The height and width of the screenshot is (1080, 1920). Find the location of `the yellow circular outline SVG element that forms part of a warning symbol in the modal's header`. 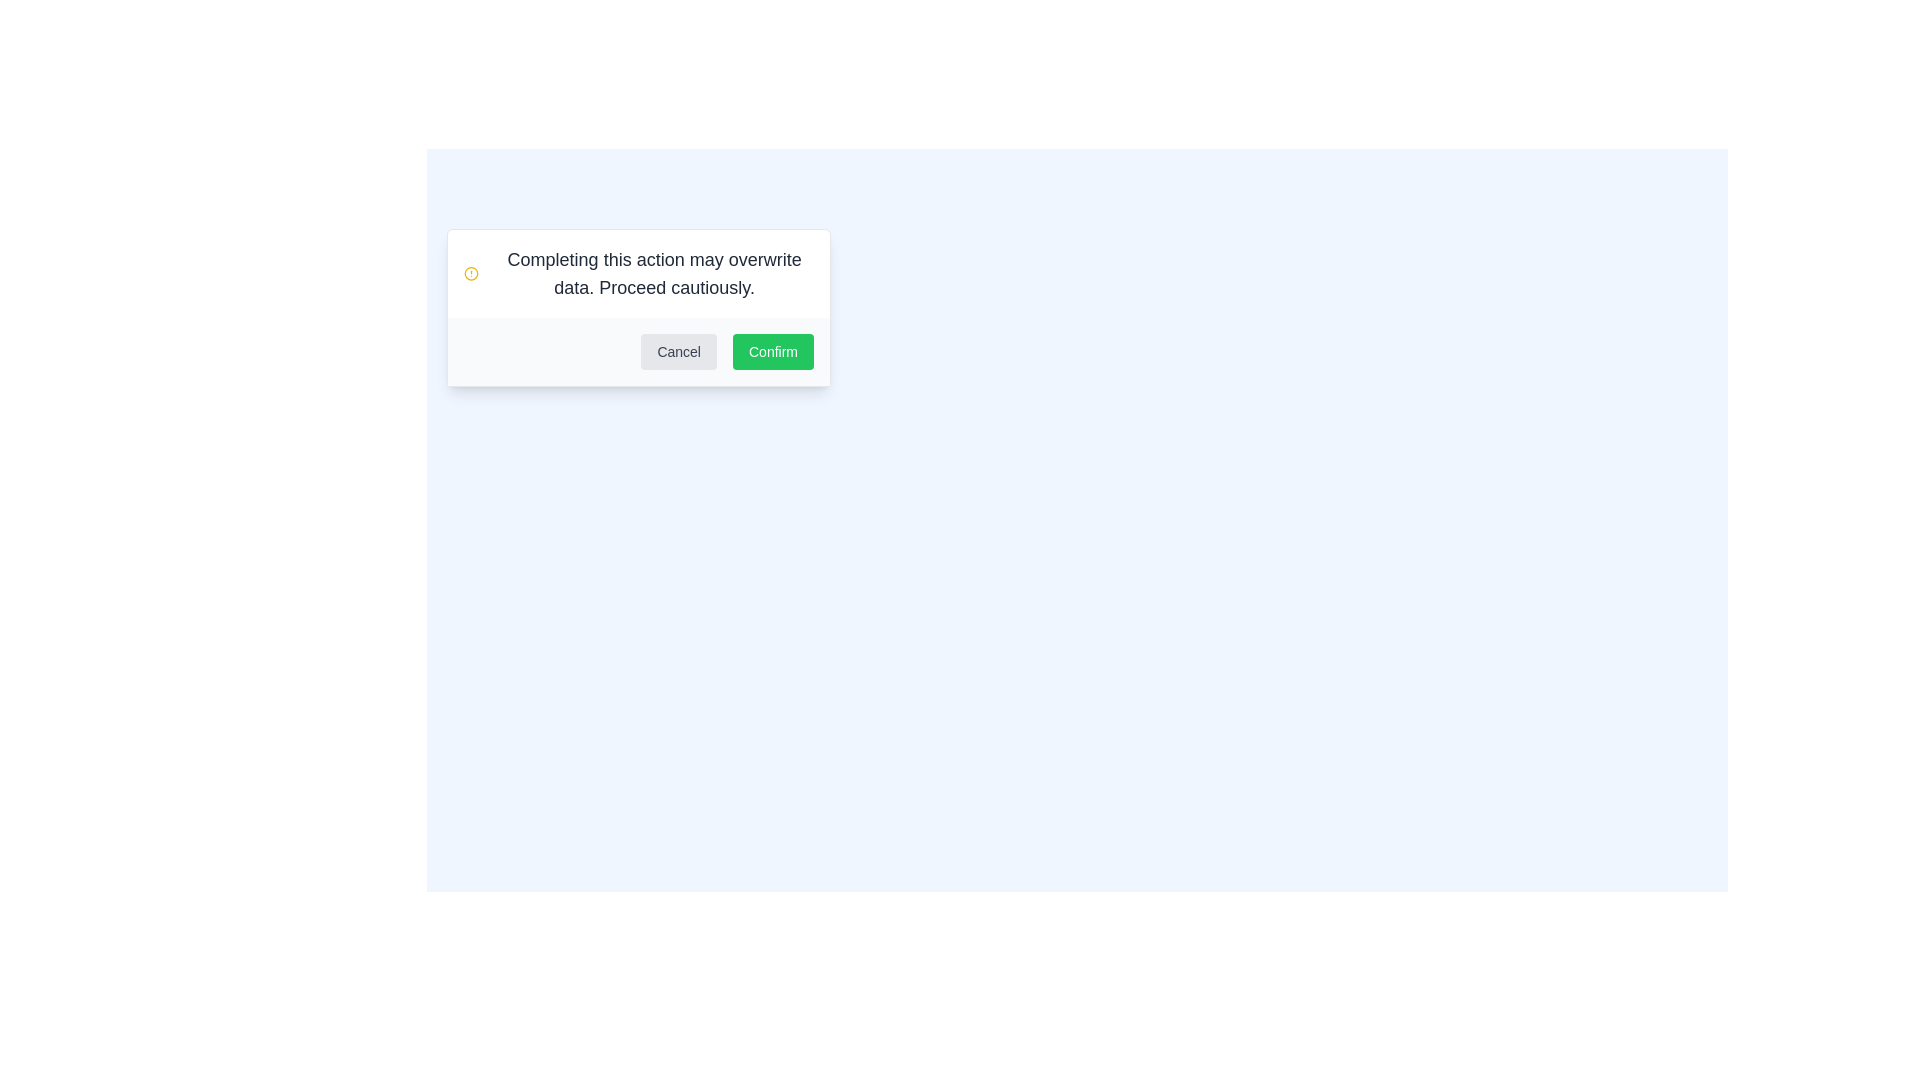

the yellow circular outline SVG element that forms part of a warning symbol in the modal's header is located at coordinates (470, 273).